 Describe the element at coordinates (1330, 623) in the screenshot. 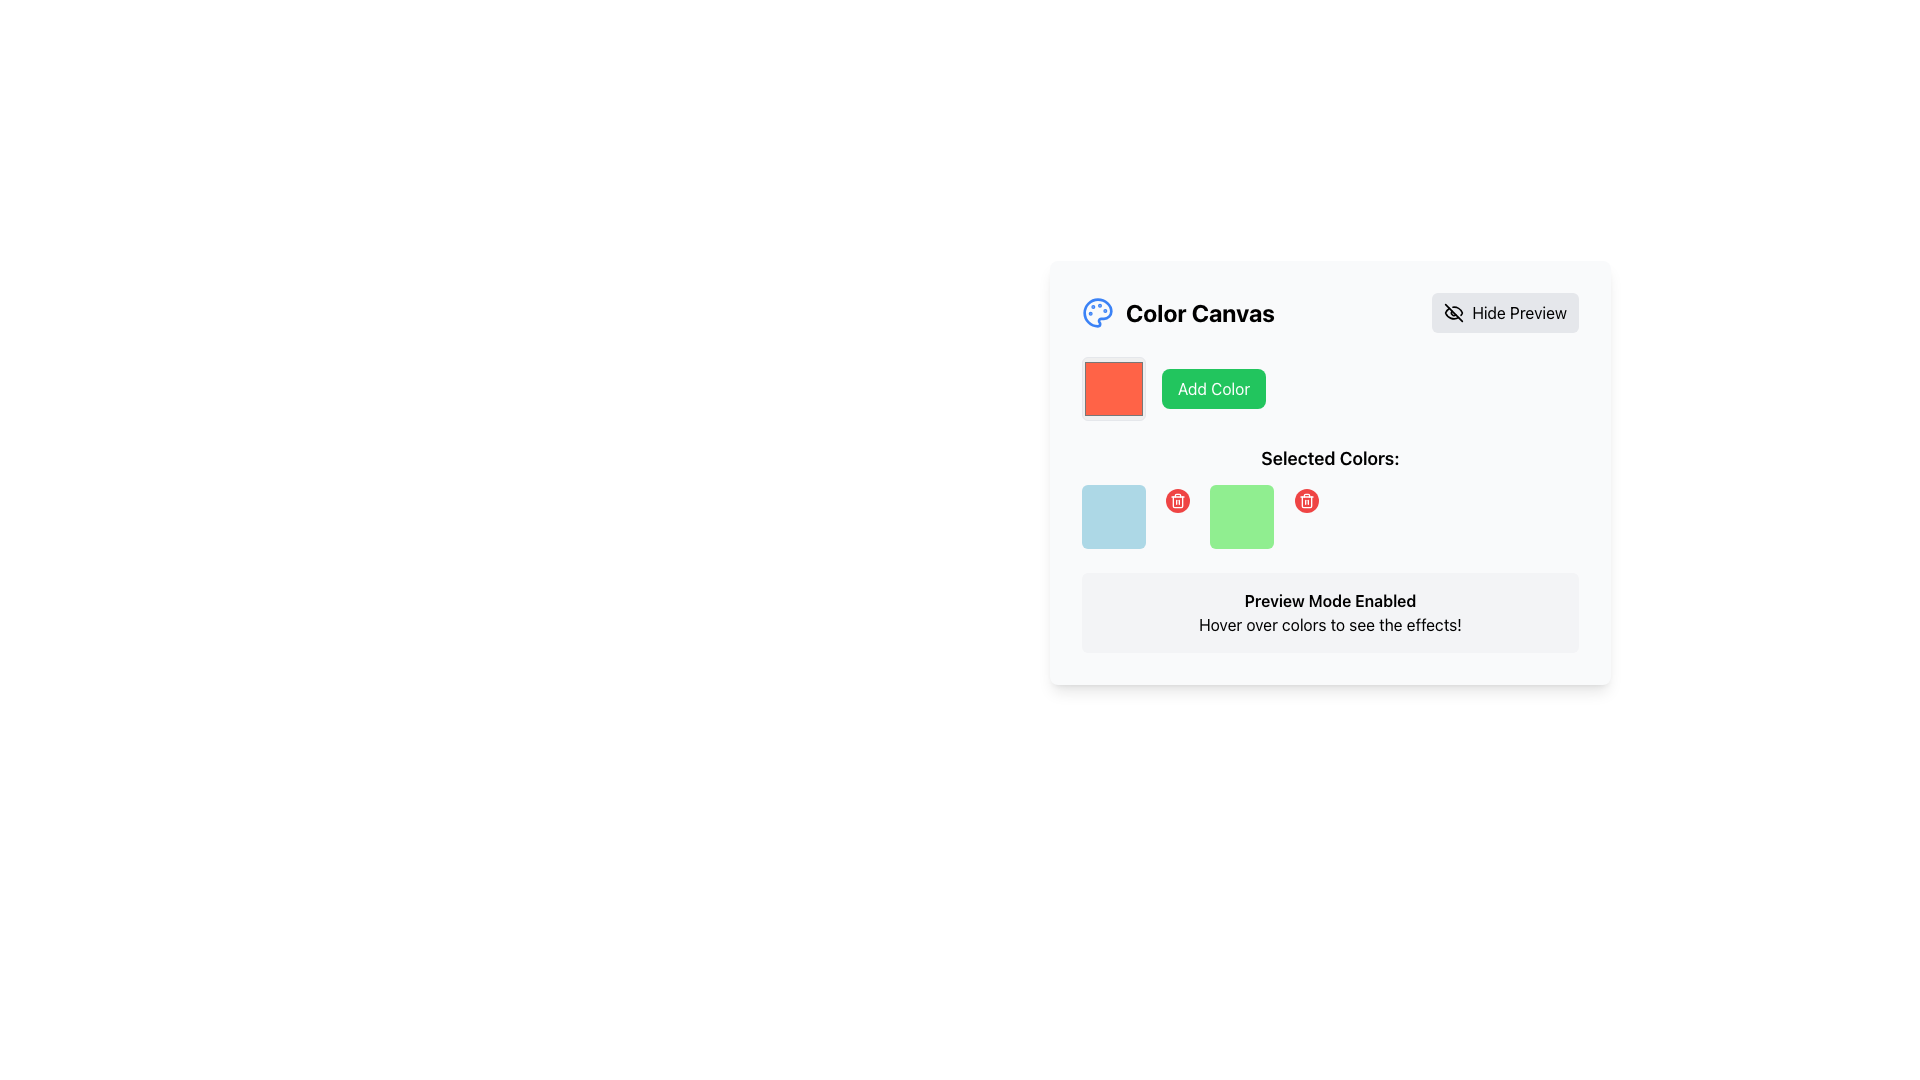

I see `the instructional text label located in the footer of the 'Color Canvas' panel, positioned directly below 'Preview Mode Enabled'` at that location.